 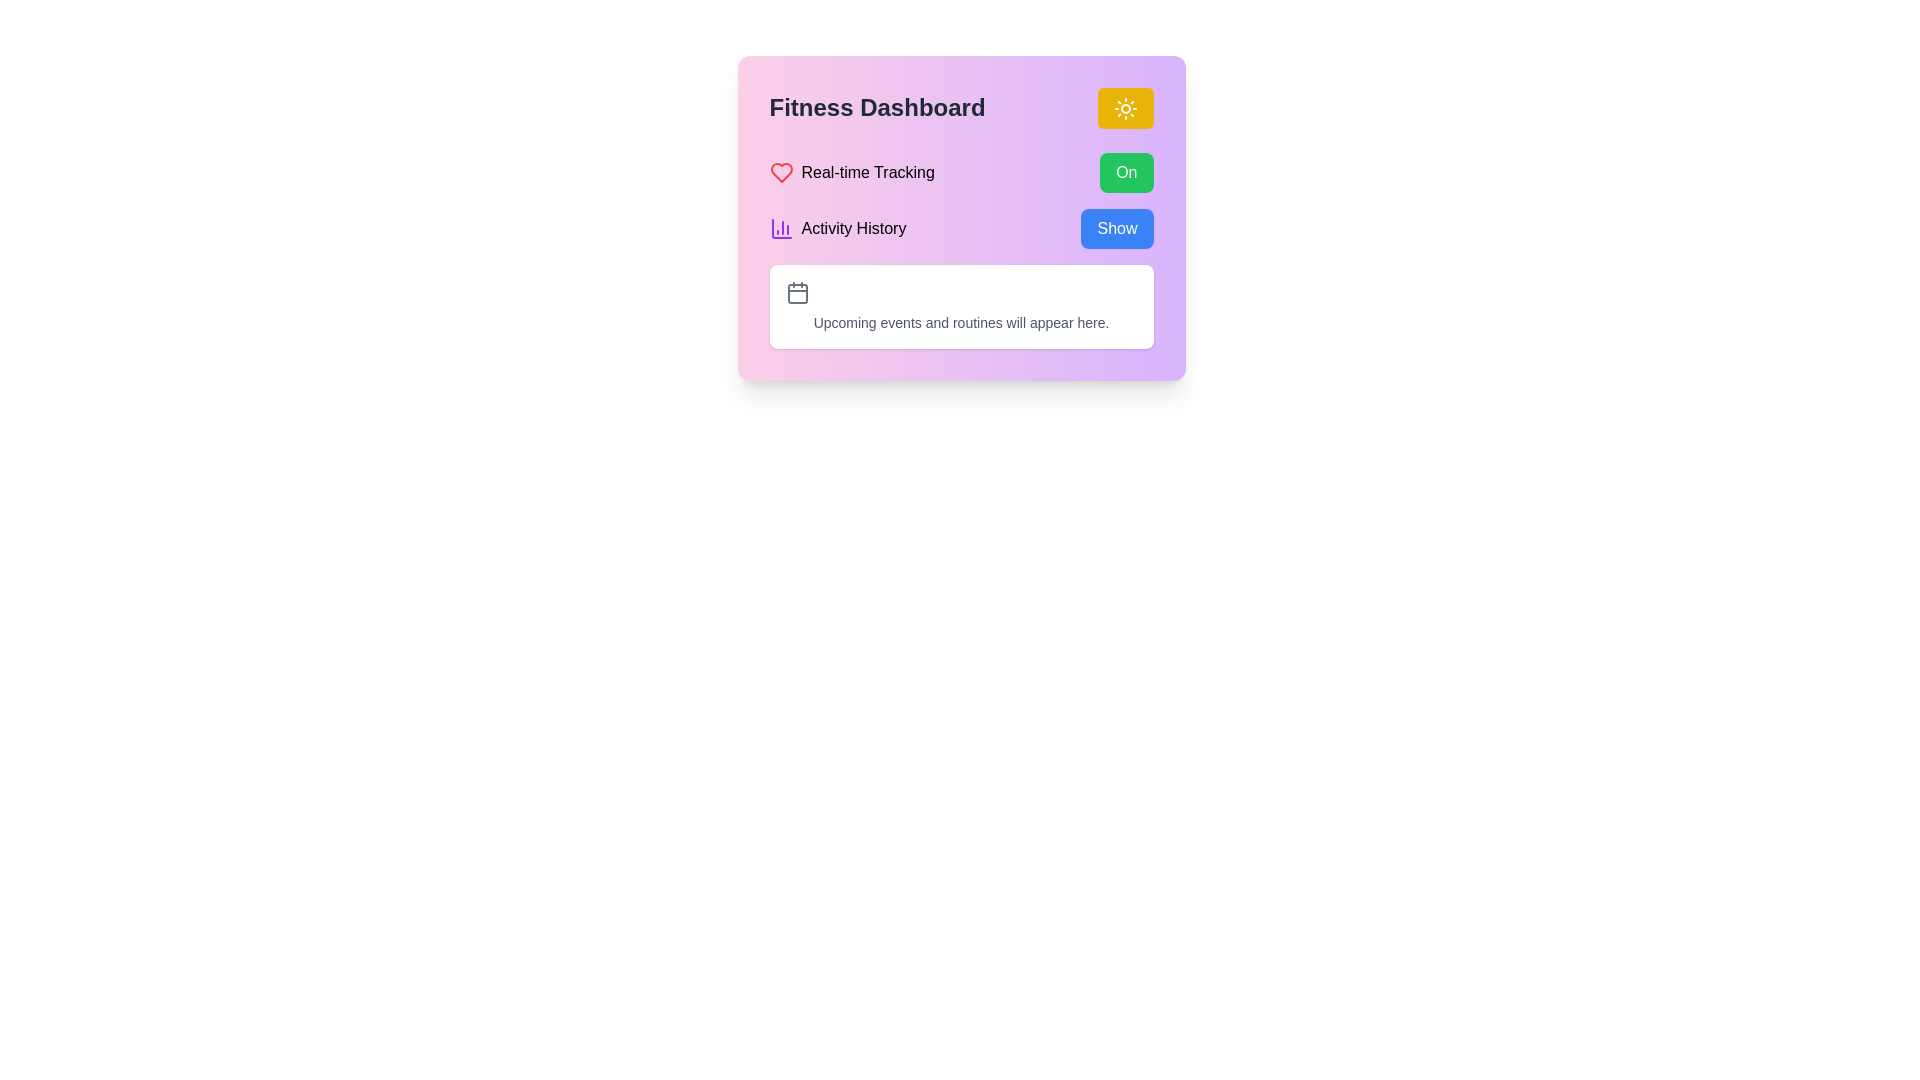 I want to click on the heart-shaped icon representing real-time tracking, located to the left of the text 'Real-time Tracking' in the Fitness Dashboard section, so click(x=780, y=171).